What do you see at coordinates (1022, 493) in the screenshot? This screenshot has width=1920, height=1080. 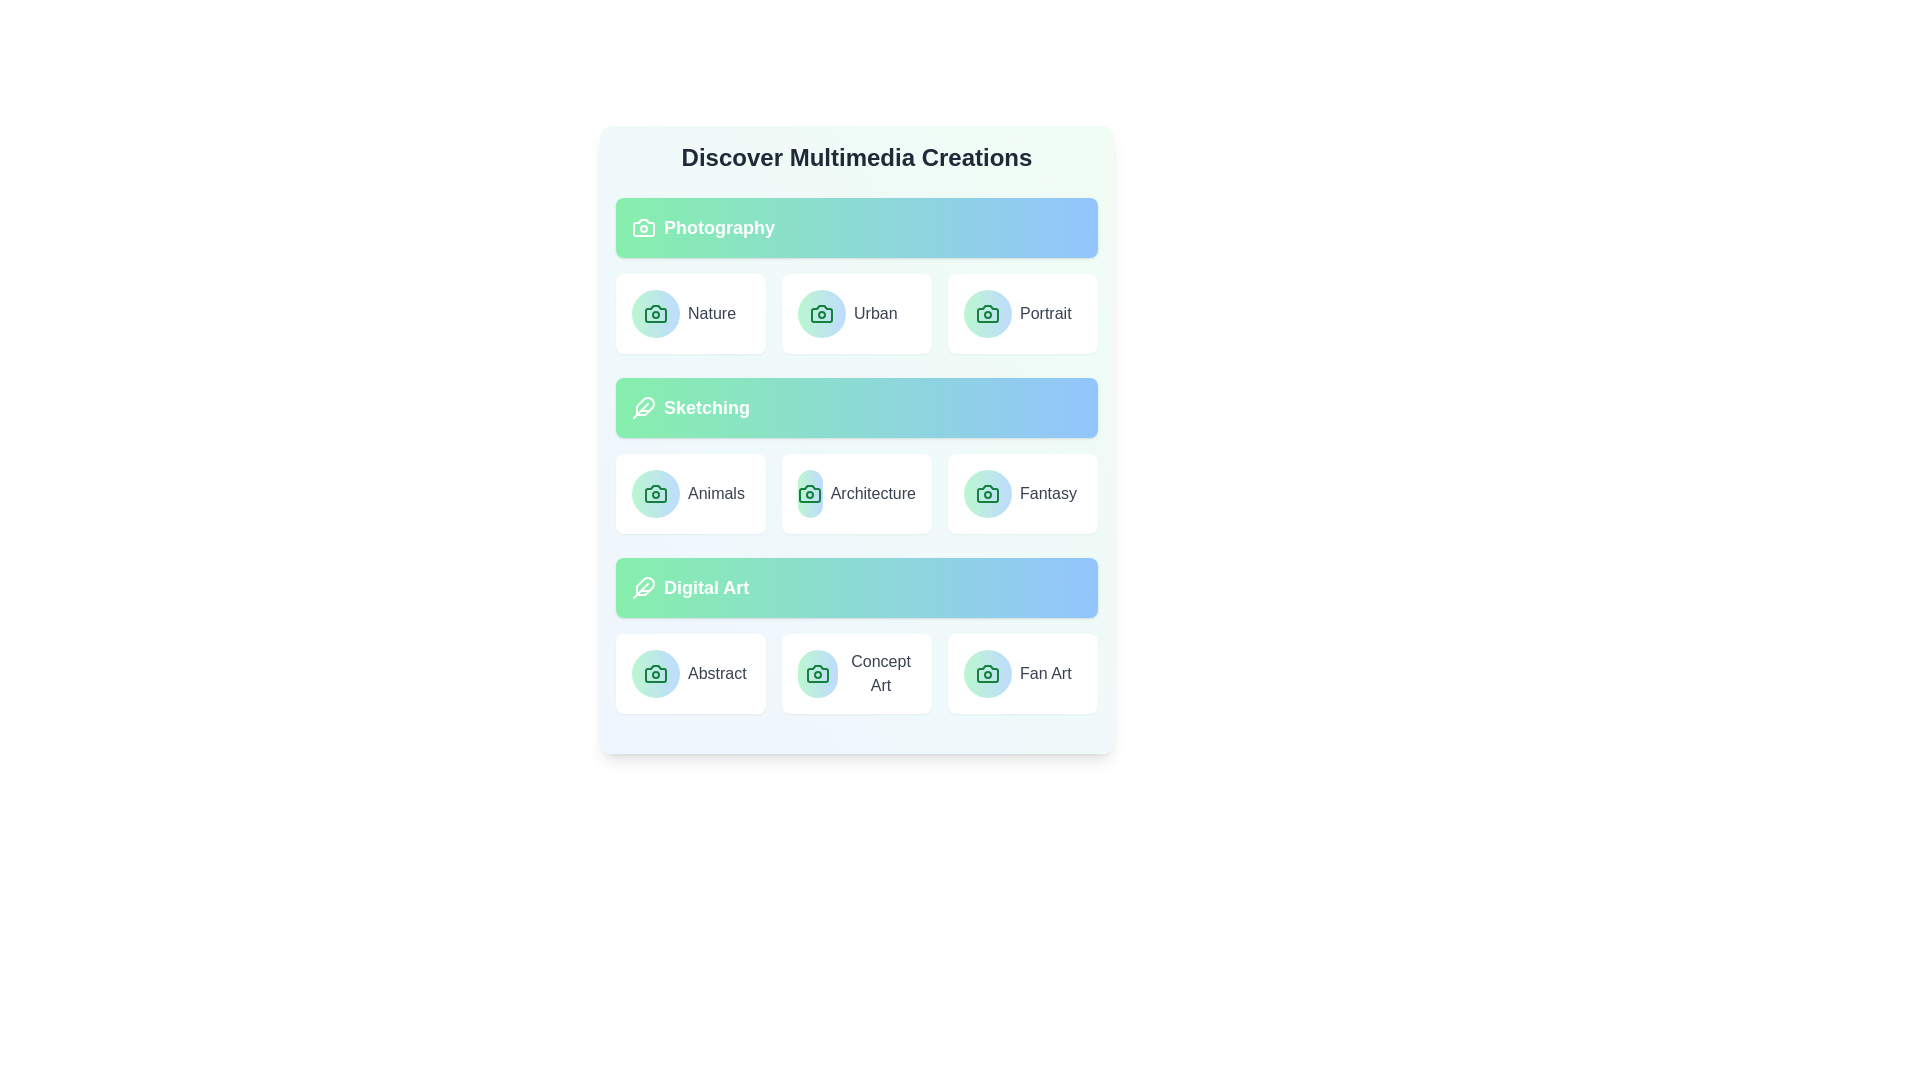 I see `the item Fantasy within the category Sketching` at bounding box center [1022, 493].